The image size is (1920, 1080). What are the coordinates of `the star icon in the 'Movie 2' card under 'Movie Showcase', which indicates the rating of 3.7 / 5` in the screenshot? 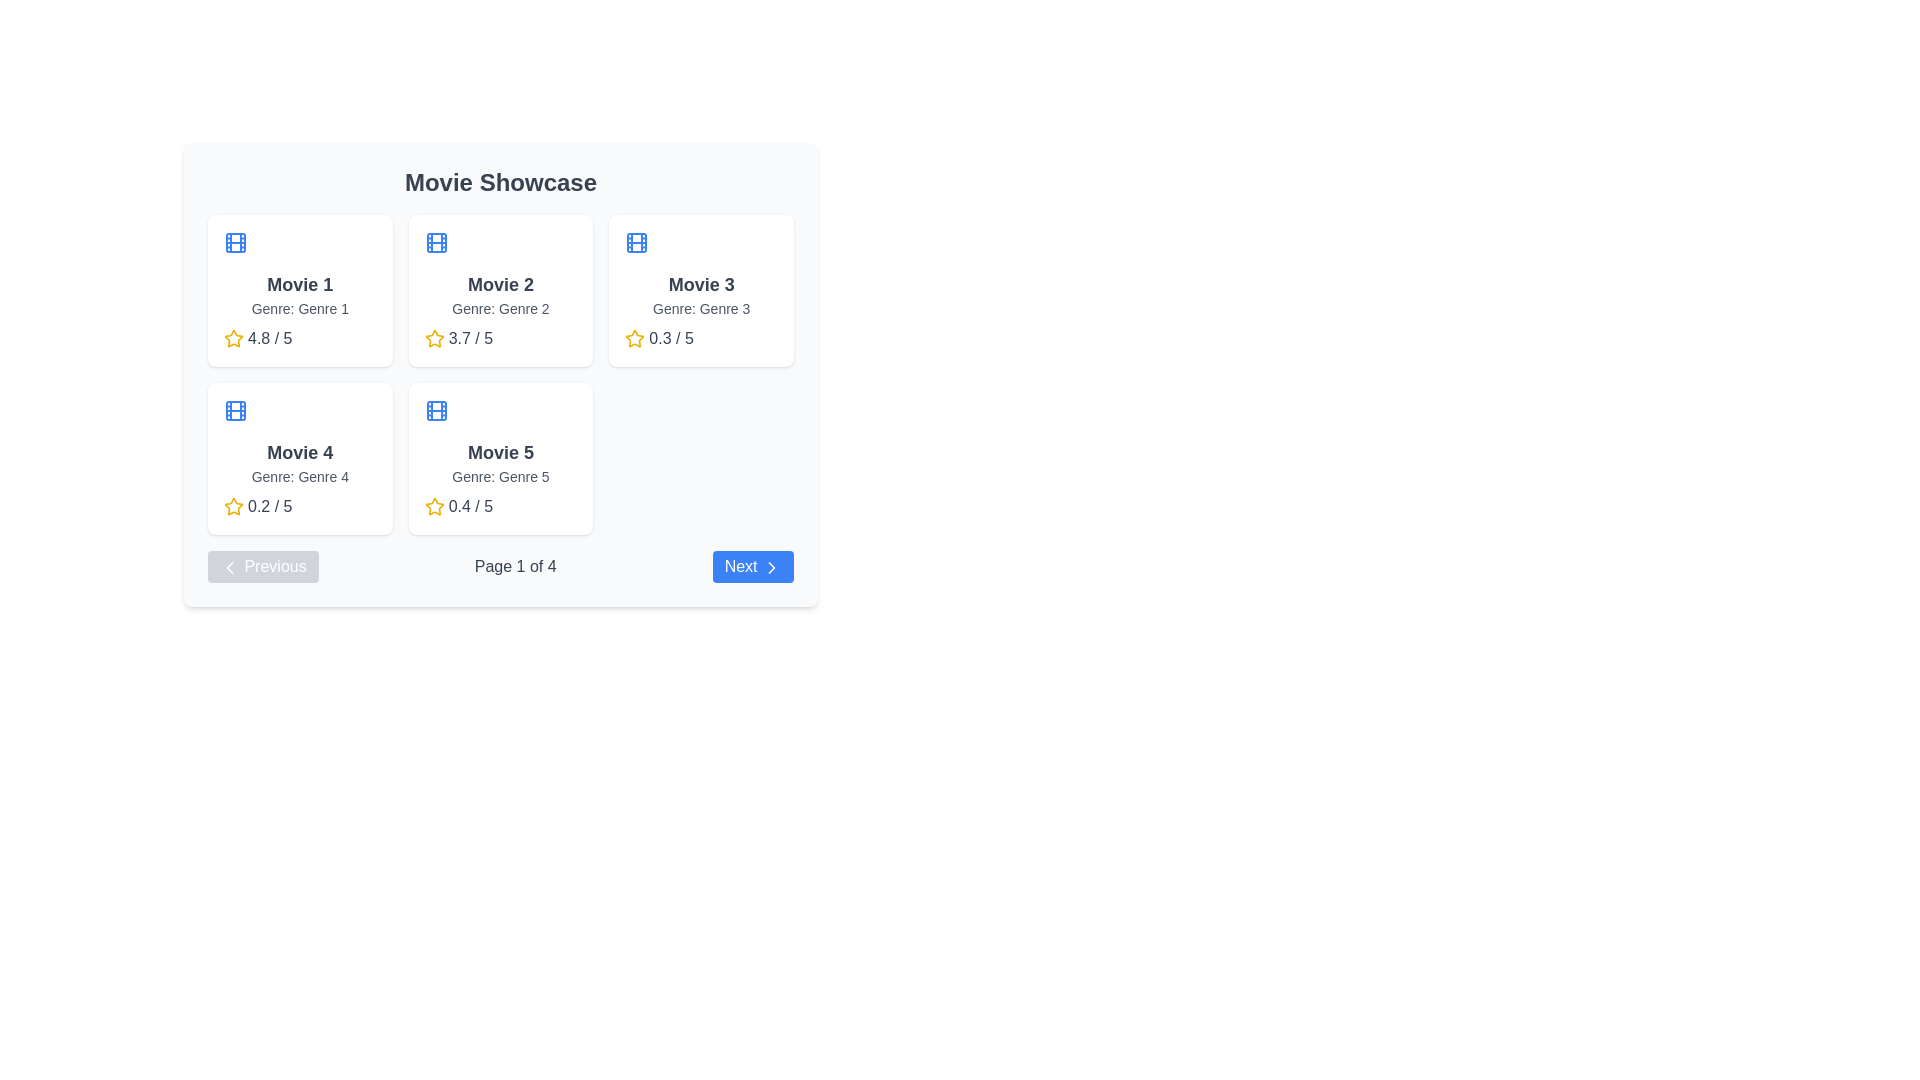 It's located at (433, 338).